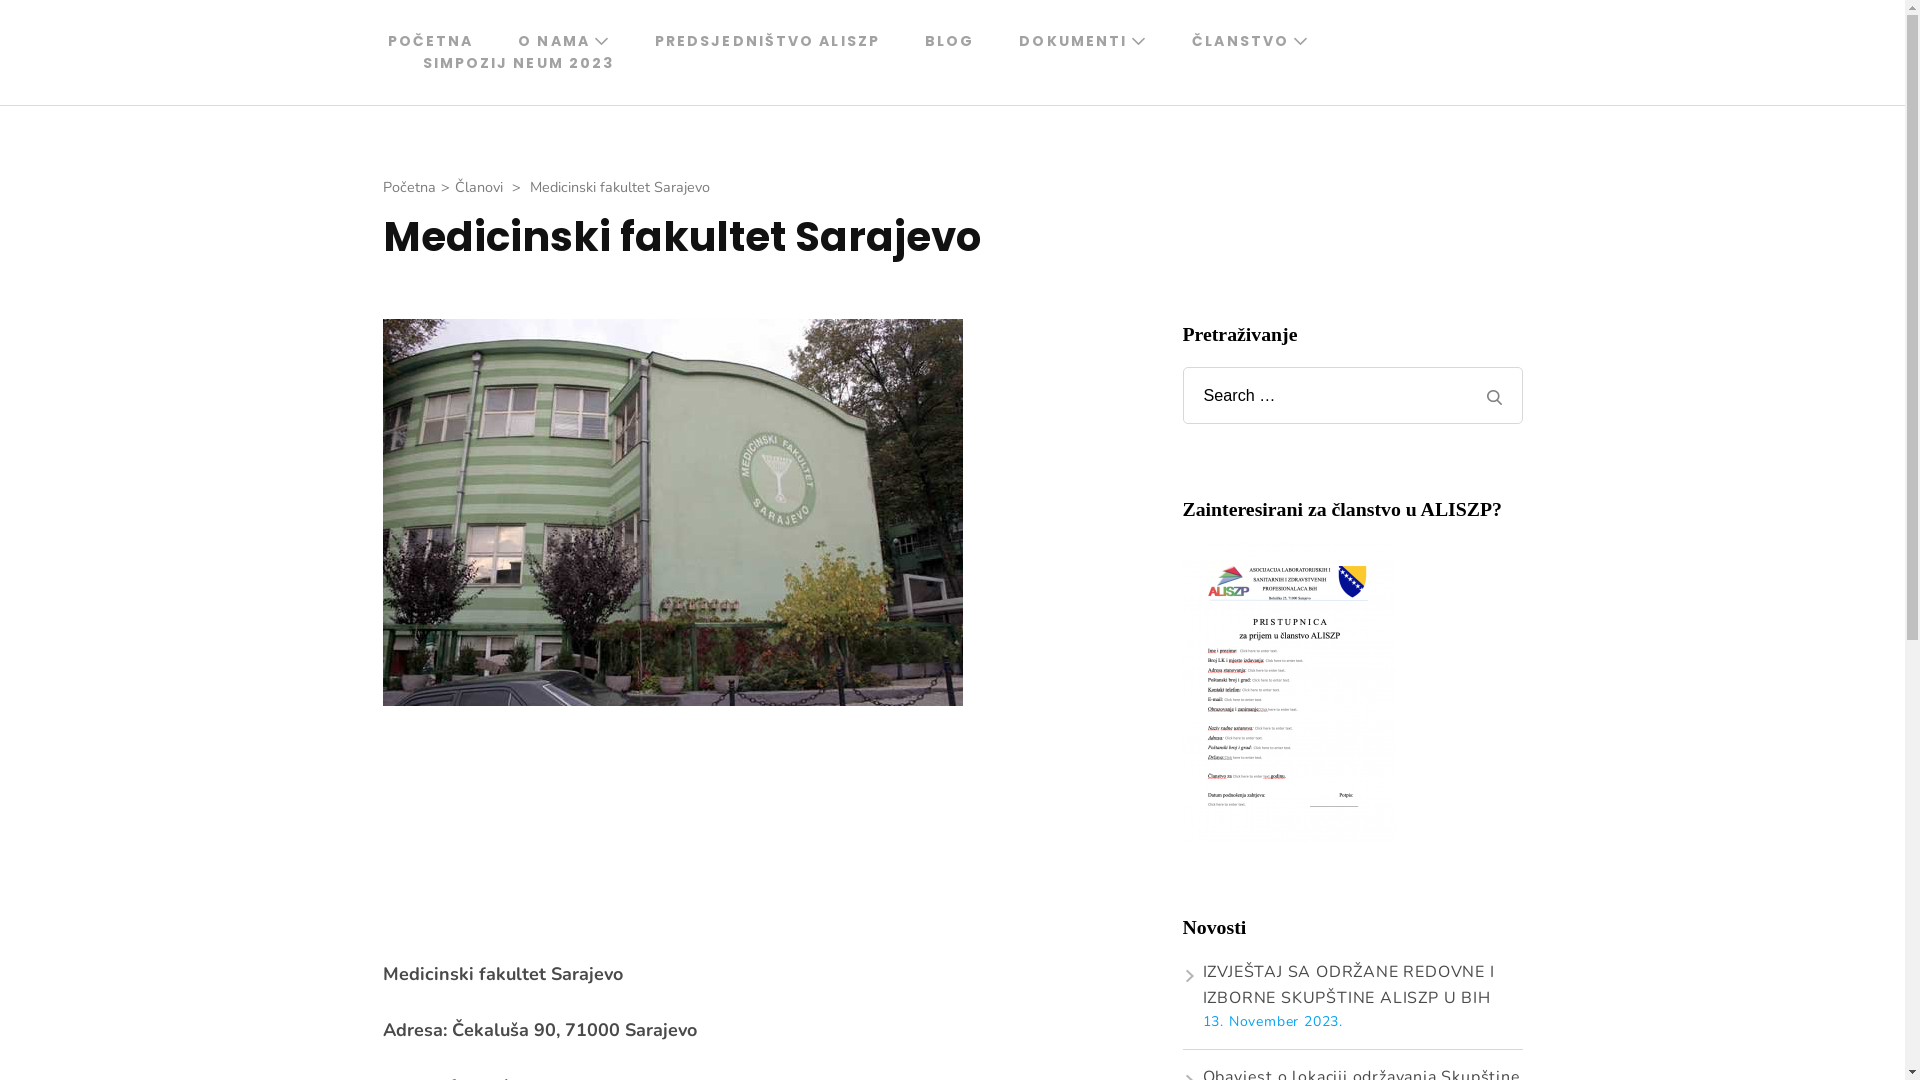 The height and width of the screenshot is (1080, 1920). What do you see at coordinates (948, 41) in the screenshot?
I see `'BLOG'` at bounding box center [948, 41].